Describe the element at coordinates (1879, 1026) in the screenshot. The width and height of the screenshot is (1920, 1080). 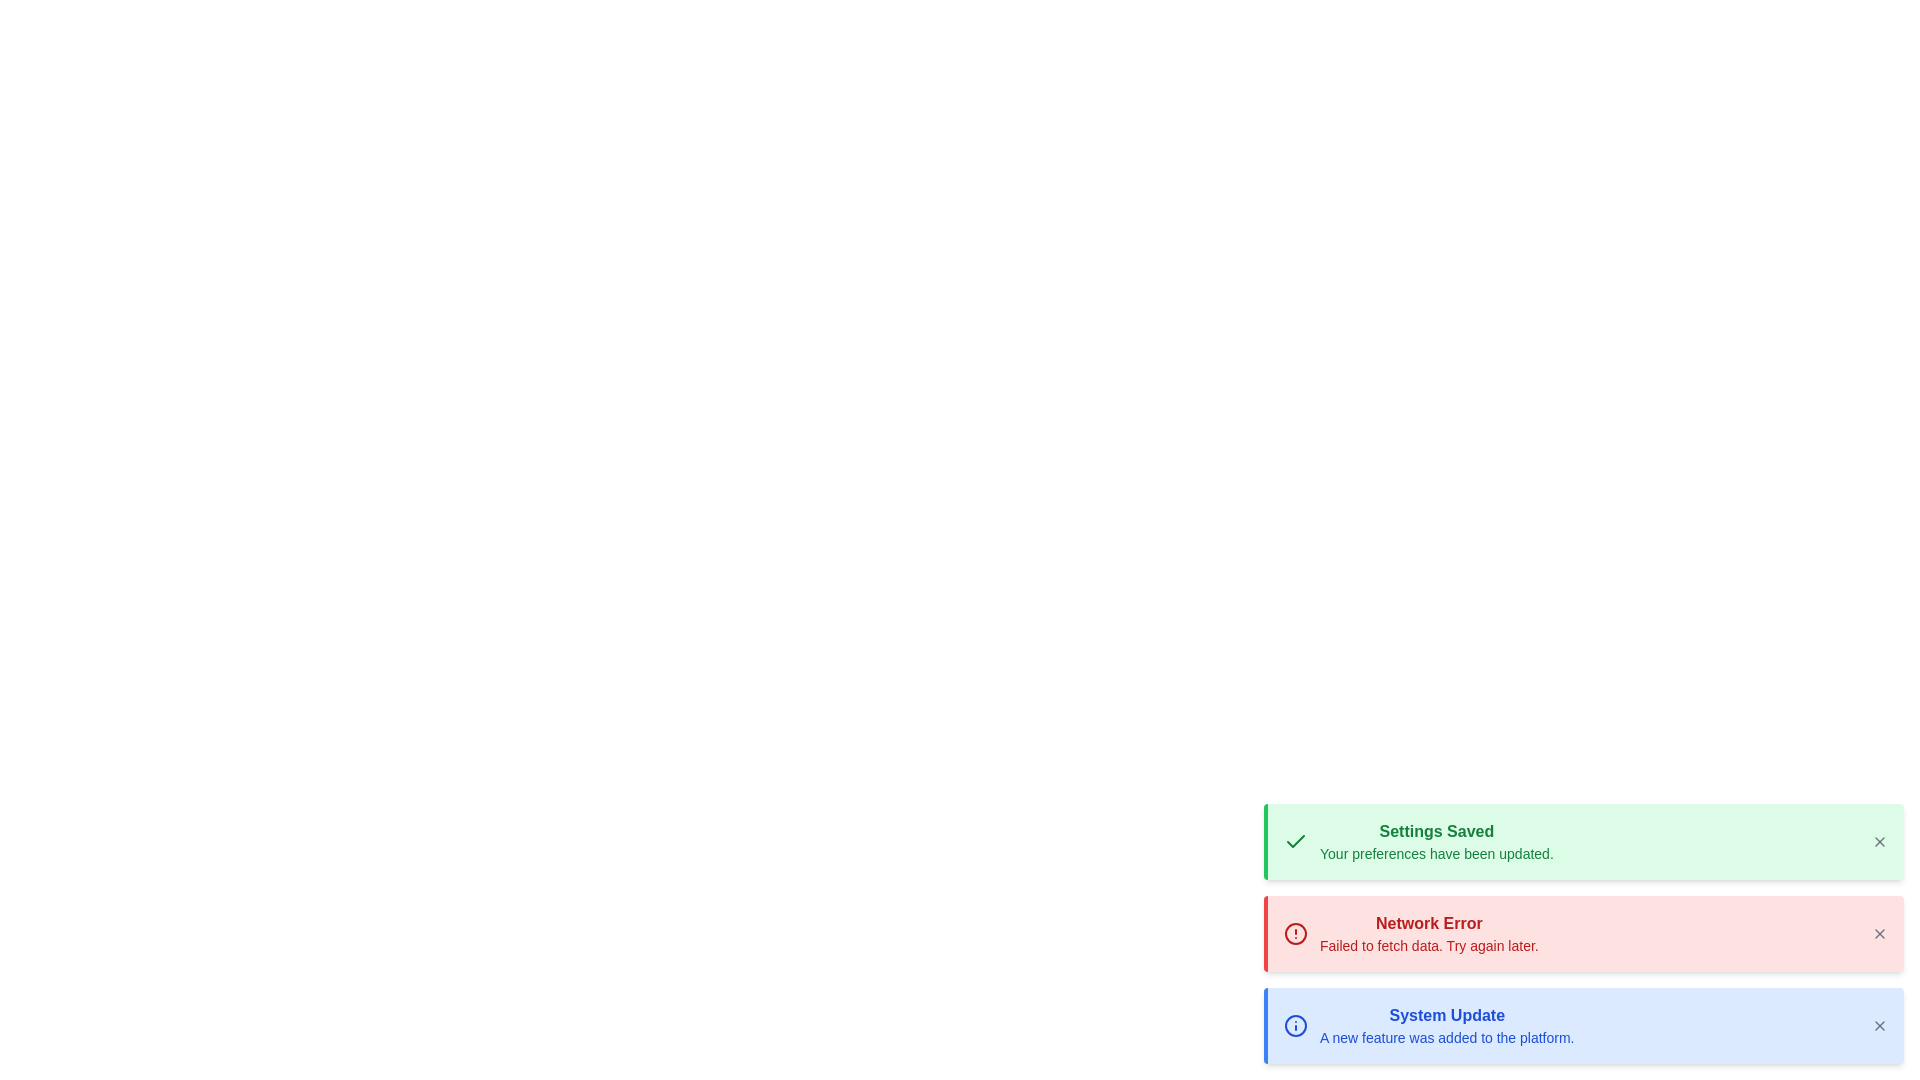
I see `the close button at the top-right corner of the blue notification box labeled 'System Update'` at that location.